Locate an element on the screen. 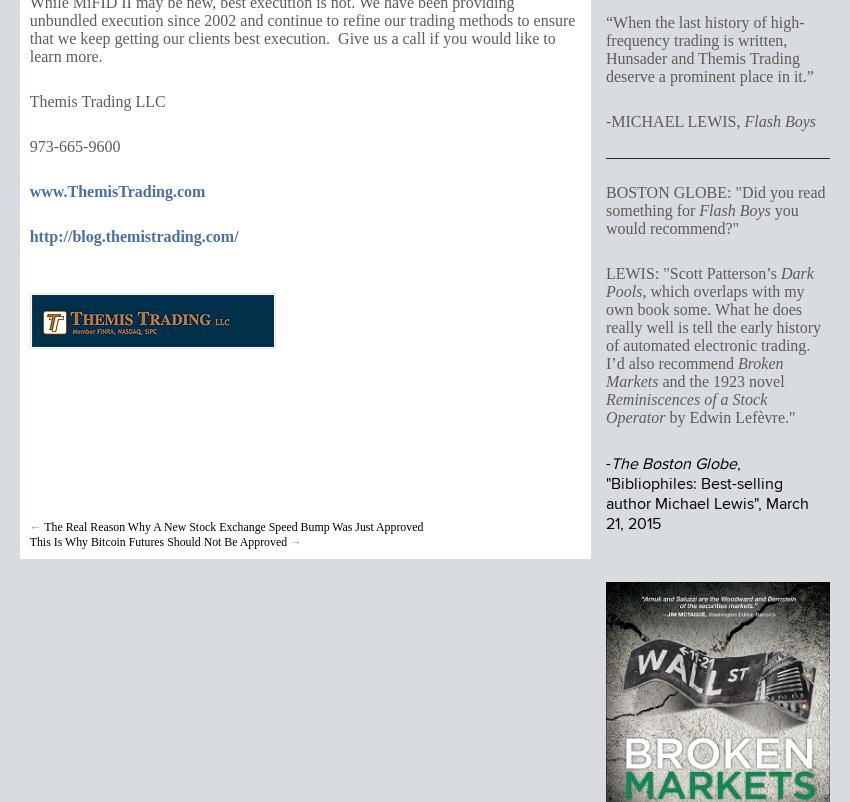 The width and height of the screenshot is (850, 802). ', which overlaps with my own book some. What he does really well is tell the early history of automated electronic trading. I’d also recommend' is located at coordinates (711, 327).